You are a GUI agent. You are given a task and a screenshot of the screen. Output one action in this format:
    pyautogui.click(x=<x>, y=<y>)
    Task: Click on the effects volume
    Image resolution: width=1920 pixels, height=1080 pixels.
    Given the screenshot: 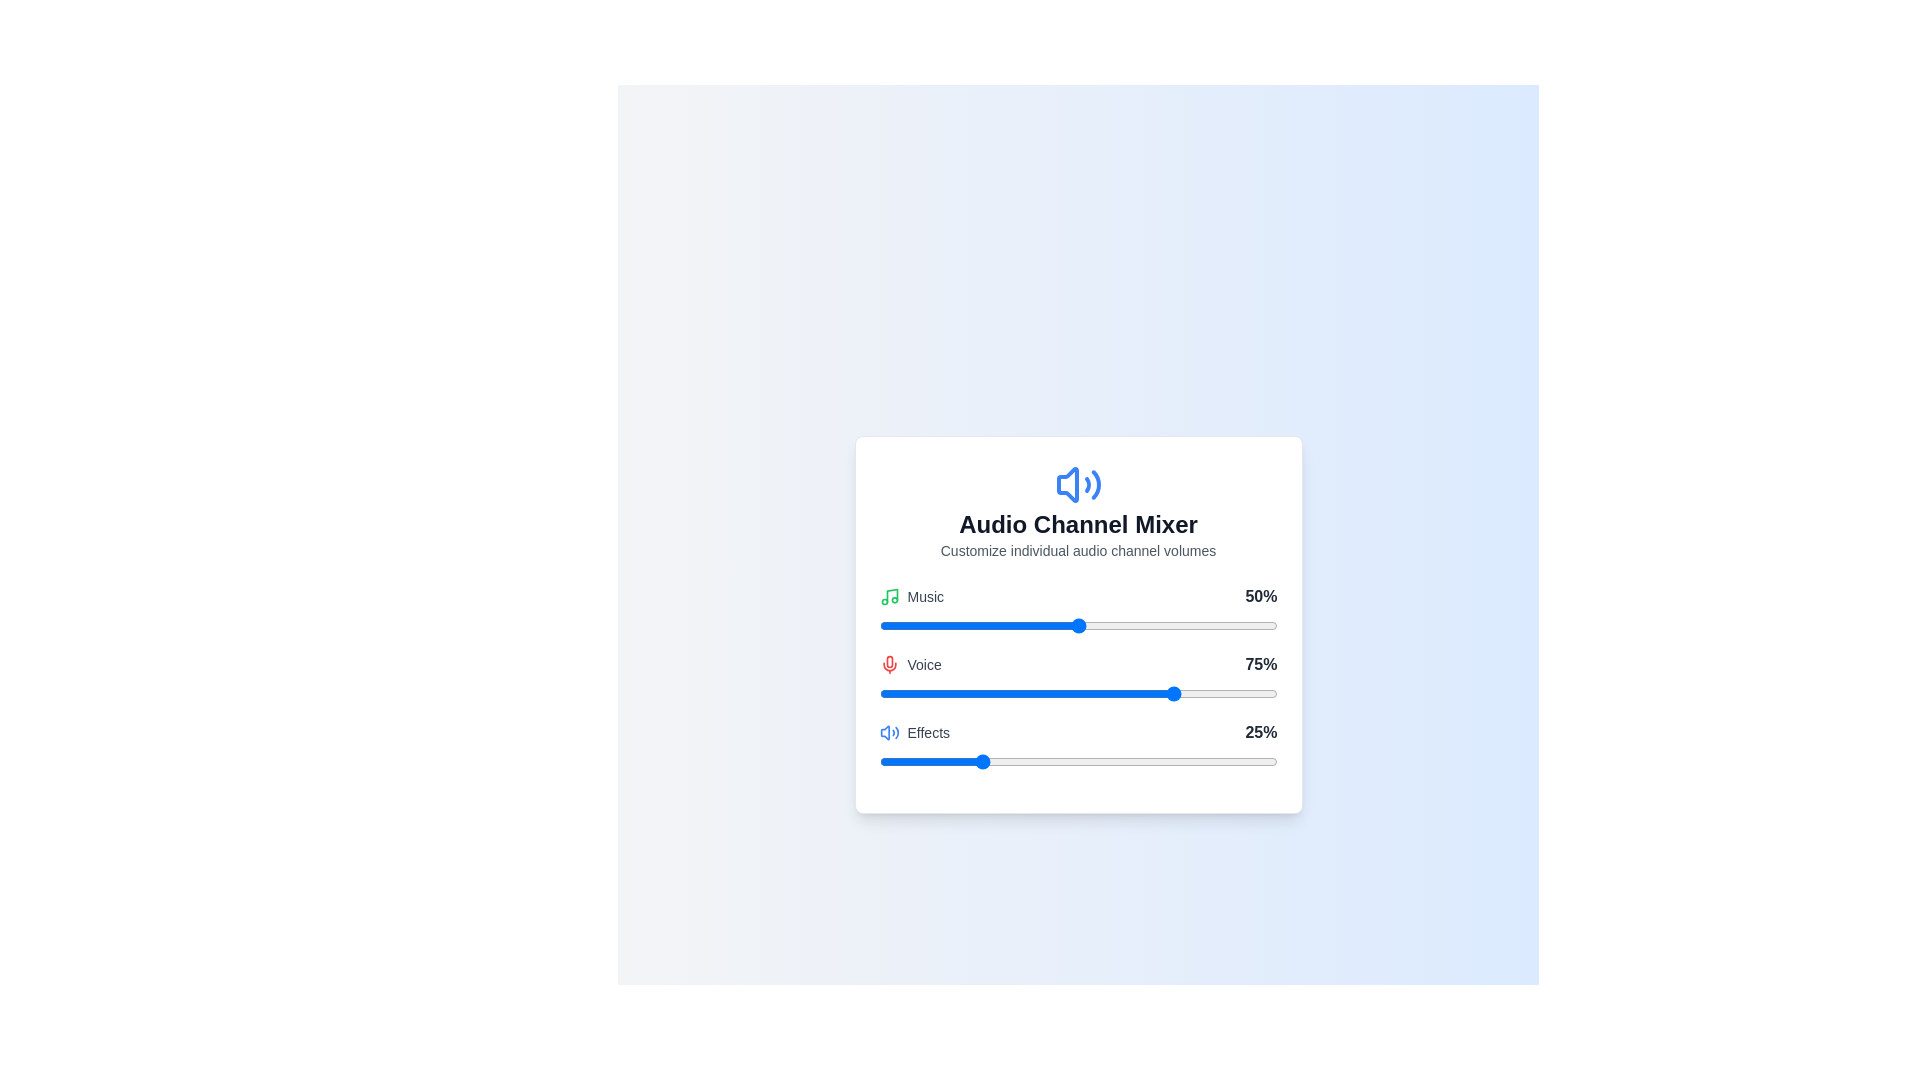 What is the action you would take?
    pyautogui.click(x=1018, y=762)
    